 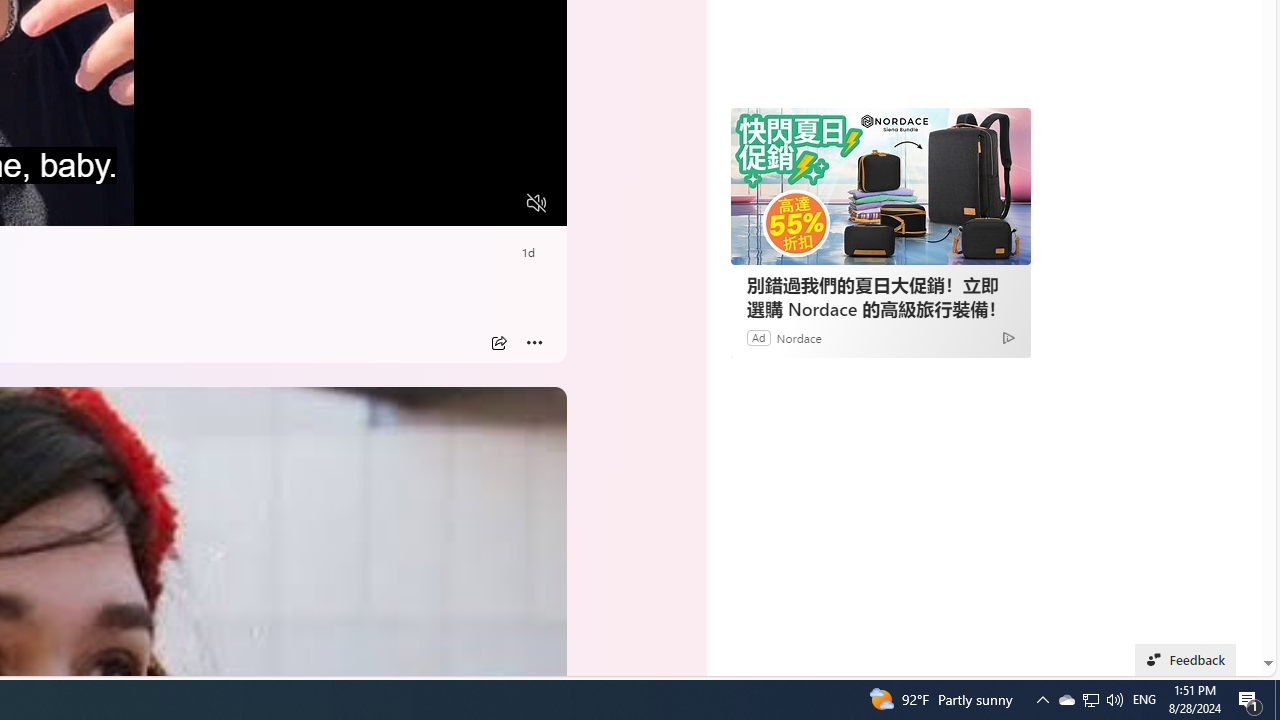 What do you see at coordinates (534, 342) in the screenshot?
I see `'More'` at bounding box center [534, 342].